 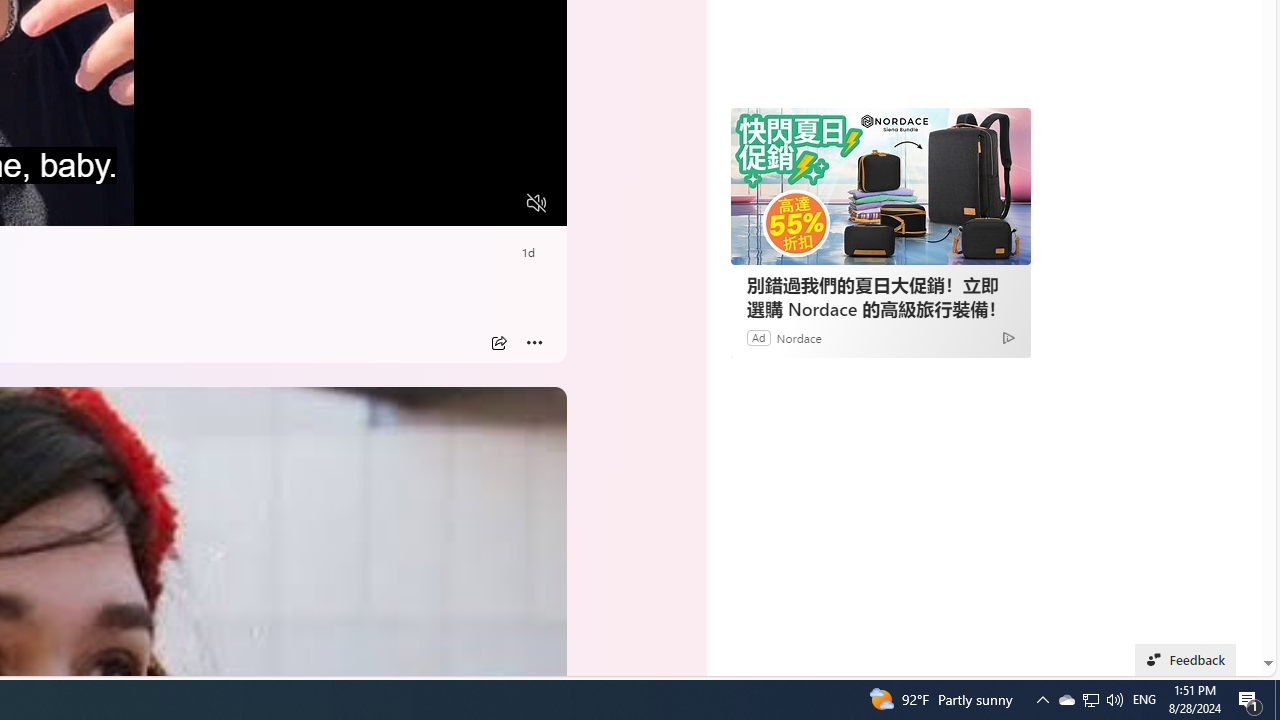 What do you see at coordinates (534, 342) in the screenshot?
I see `'More'` at bounding box center [534, 342].